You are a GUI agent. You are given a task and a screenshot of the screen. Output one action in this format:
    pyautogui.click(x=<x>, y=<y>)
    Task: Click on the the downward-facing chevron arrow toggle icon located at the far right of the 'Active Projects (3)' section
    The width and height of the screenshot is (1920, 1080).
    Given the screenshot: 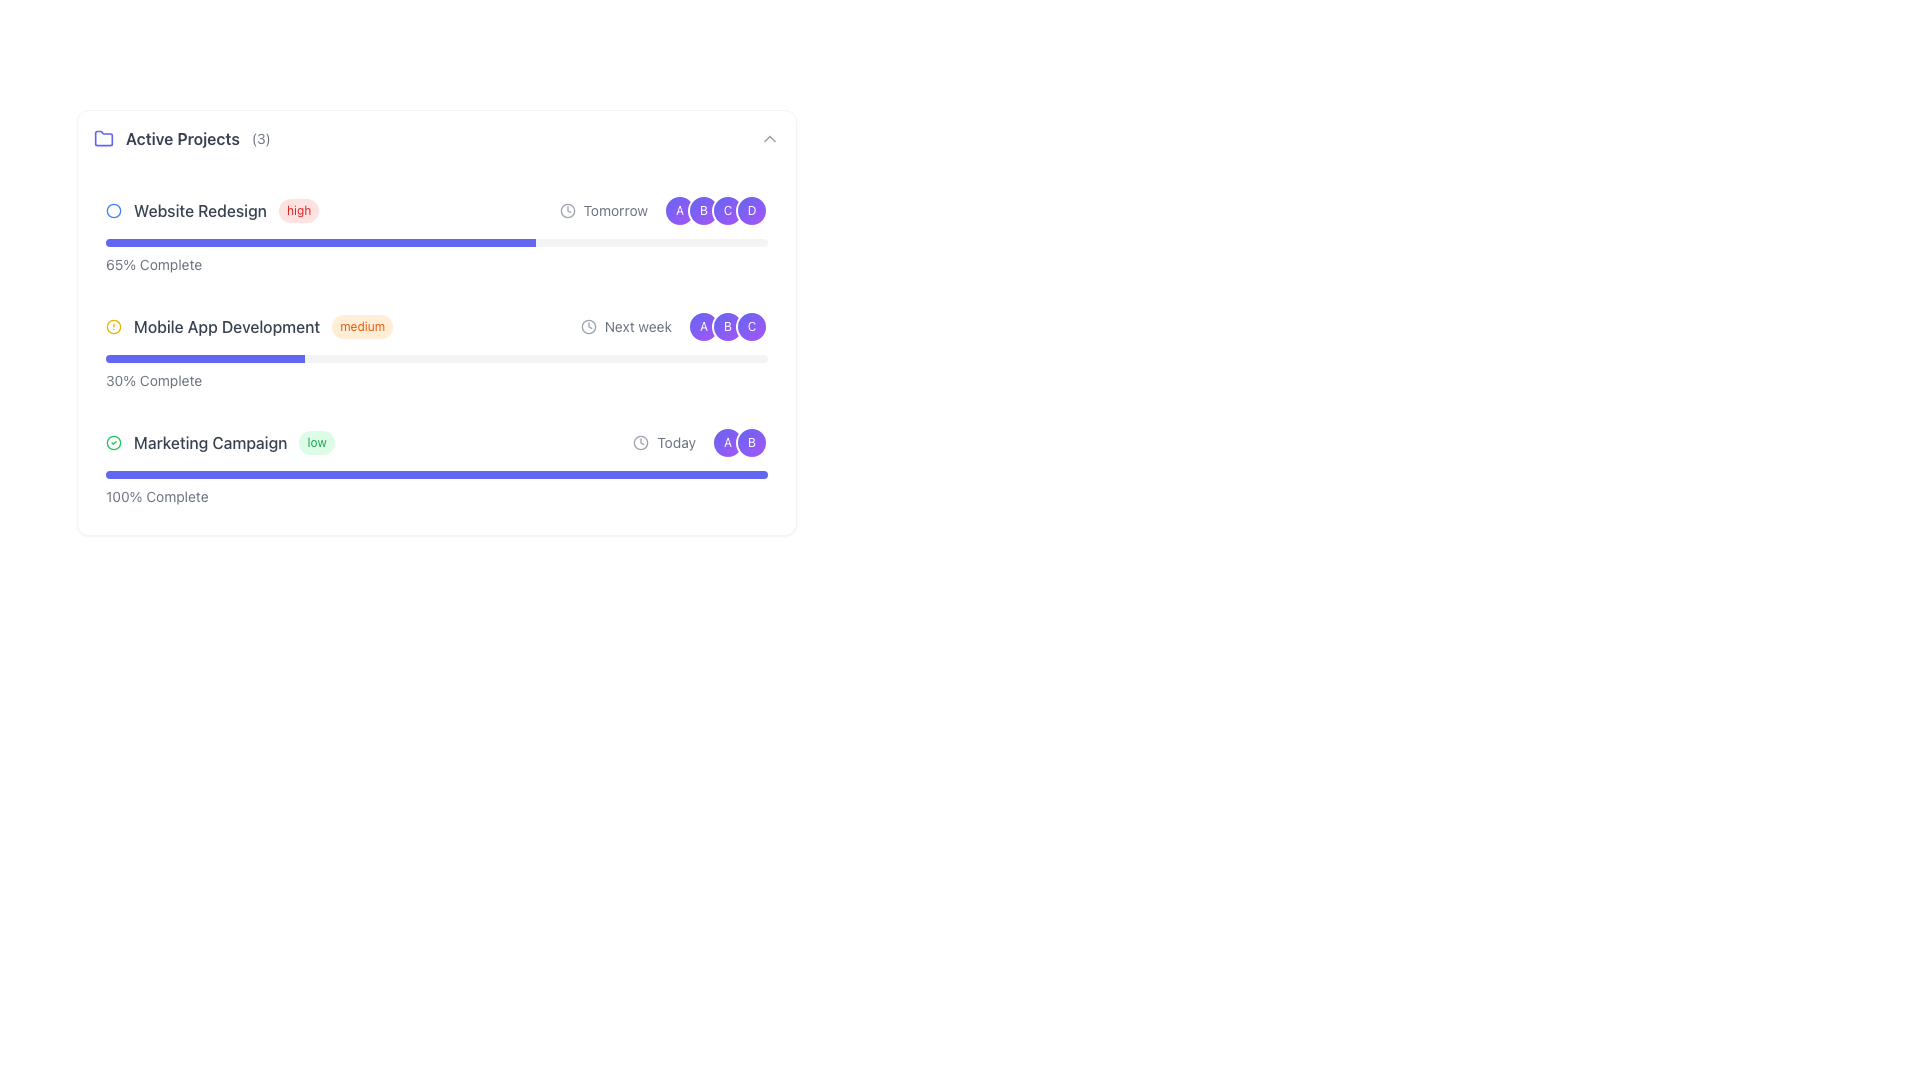 What is the action you would take?
    pyautogui.click(x=768, y=137)
    